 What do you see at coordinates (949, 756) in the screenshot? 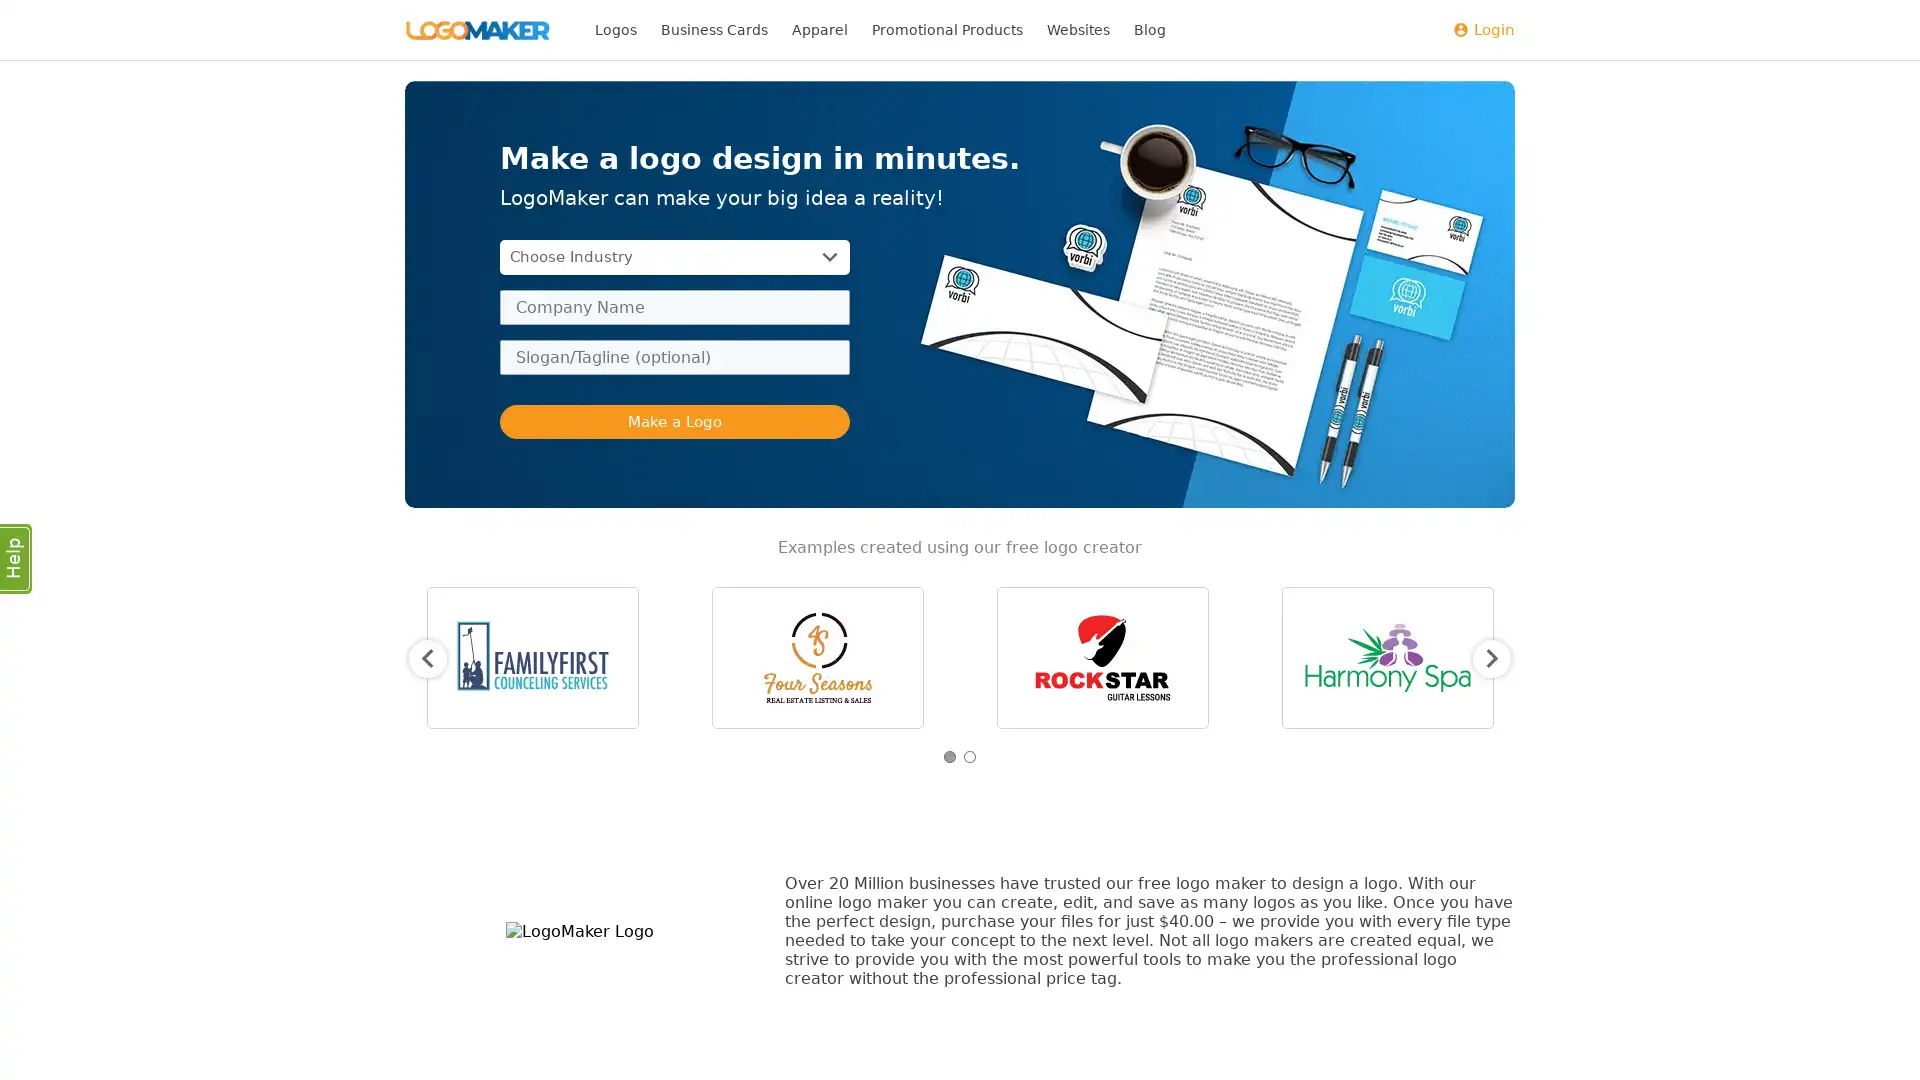
I see `1` at bounding box center [949, 756].